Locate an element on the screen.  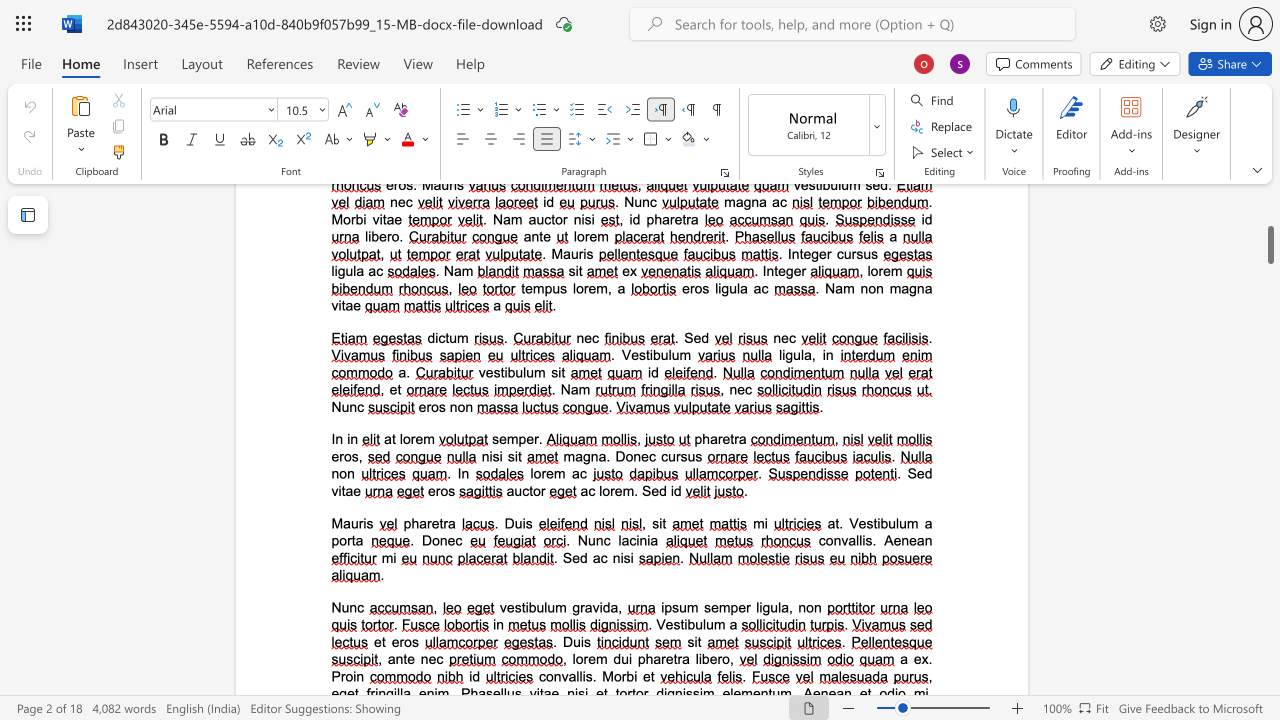
the space between the continuous character "i" and "p" in the text is located at coordinates (665, 606).